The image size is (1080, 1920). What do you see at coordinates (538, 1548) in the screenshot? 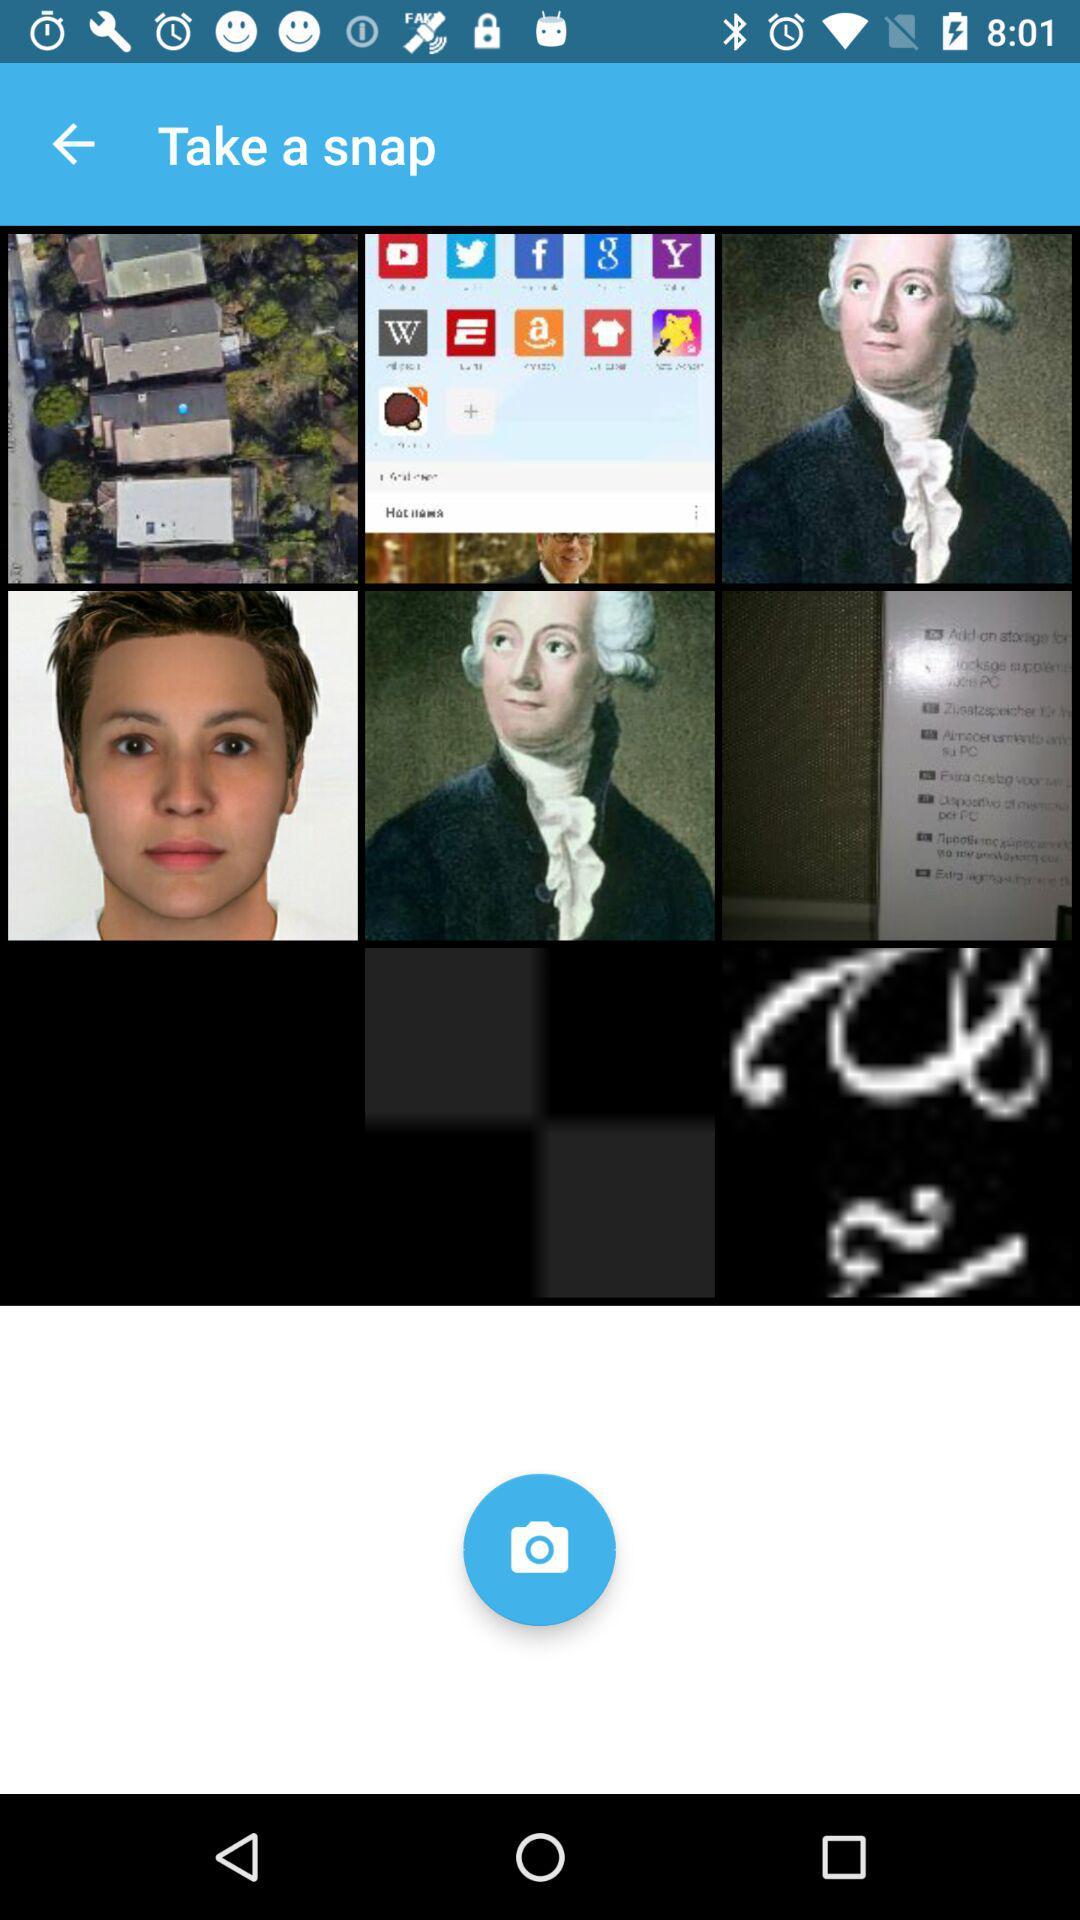
I see `take a photo` at bounding box center [538, 1548].